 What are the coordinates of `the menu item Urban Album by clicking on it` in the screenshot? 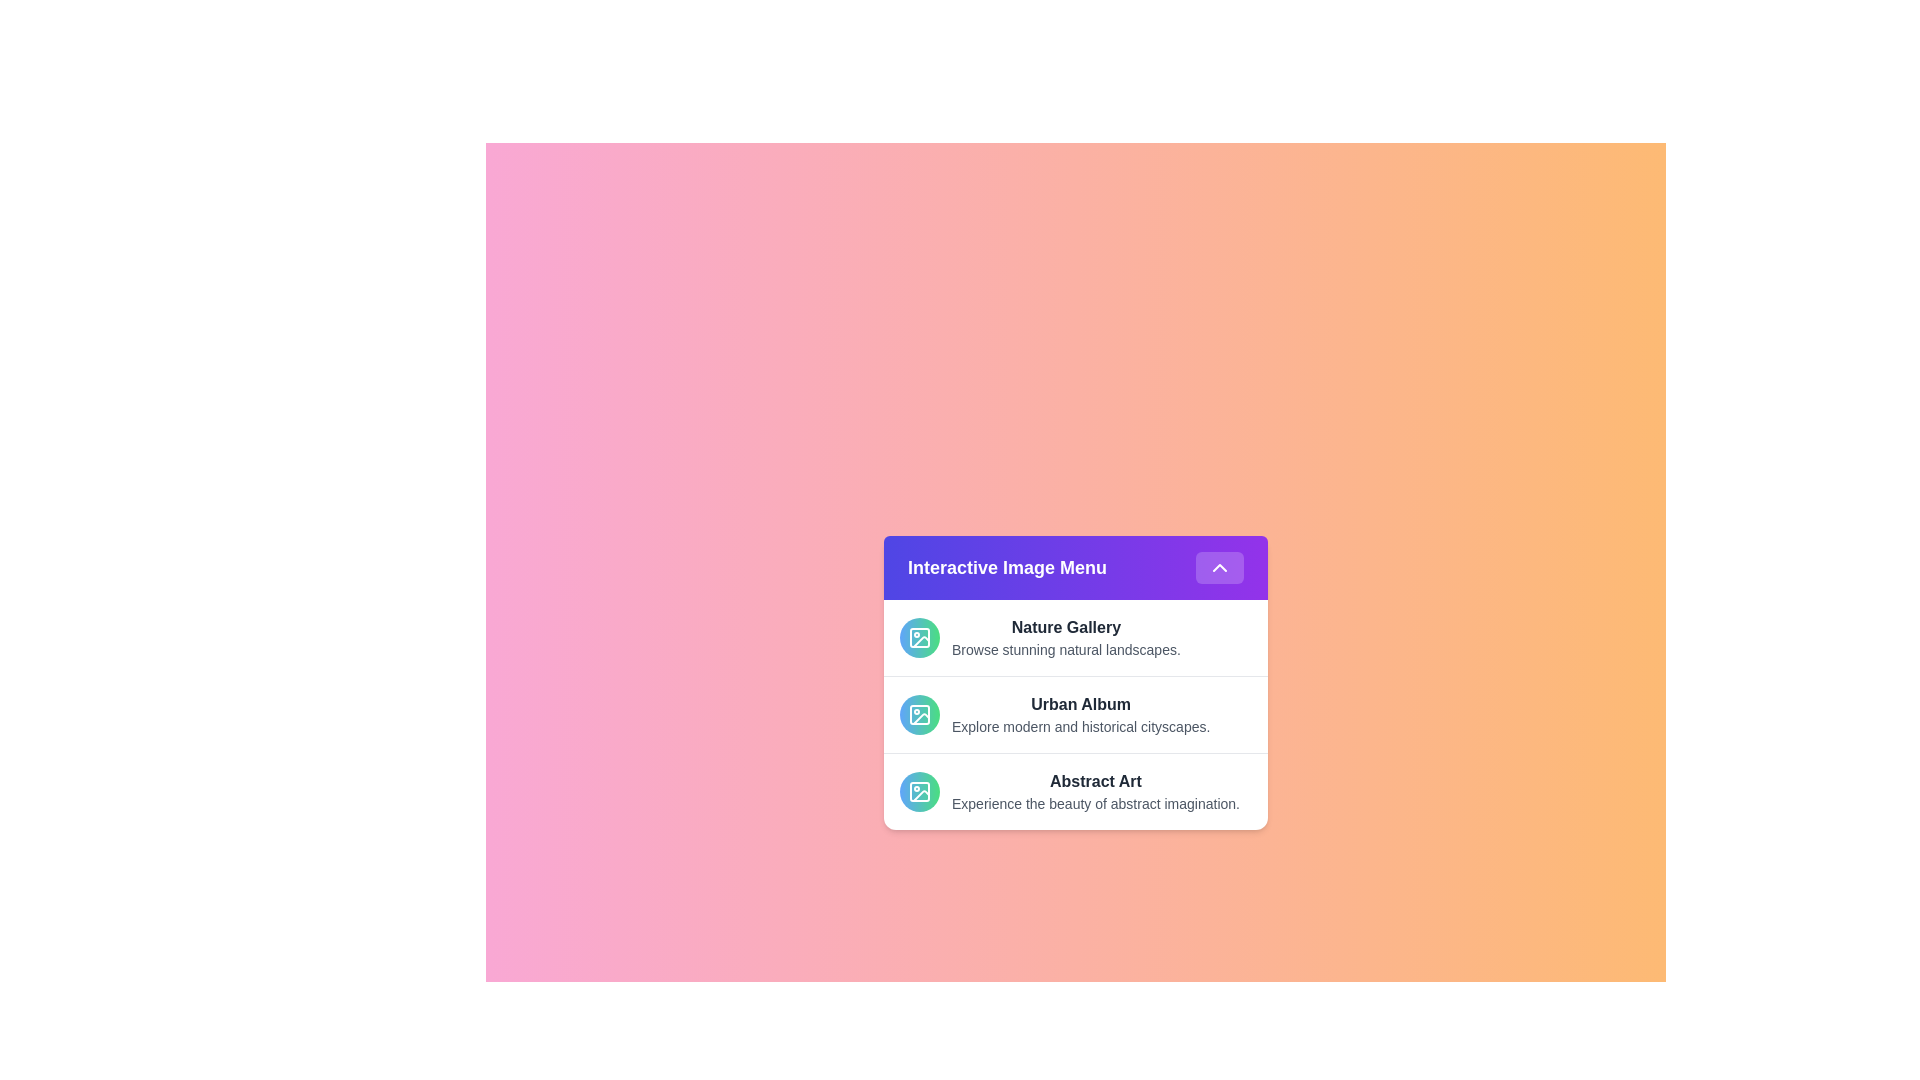 It's located at (1074, 712).